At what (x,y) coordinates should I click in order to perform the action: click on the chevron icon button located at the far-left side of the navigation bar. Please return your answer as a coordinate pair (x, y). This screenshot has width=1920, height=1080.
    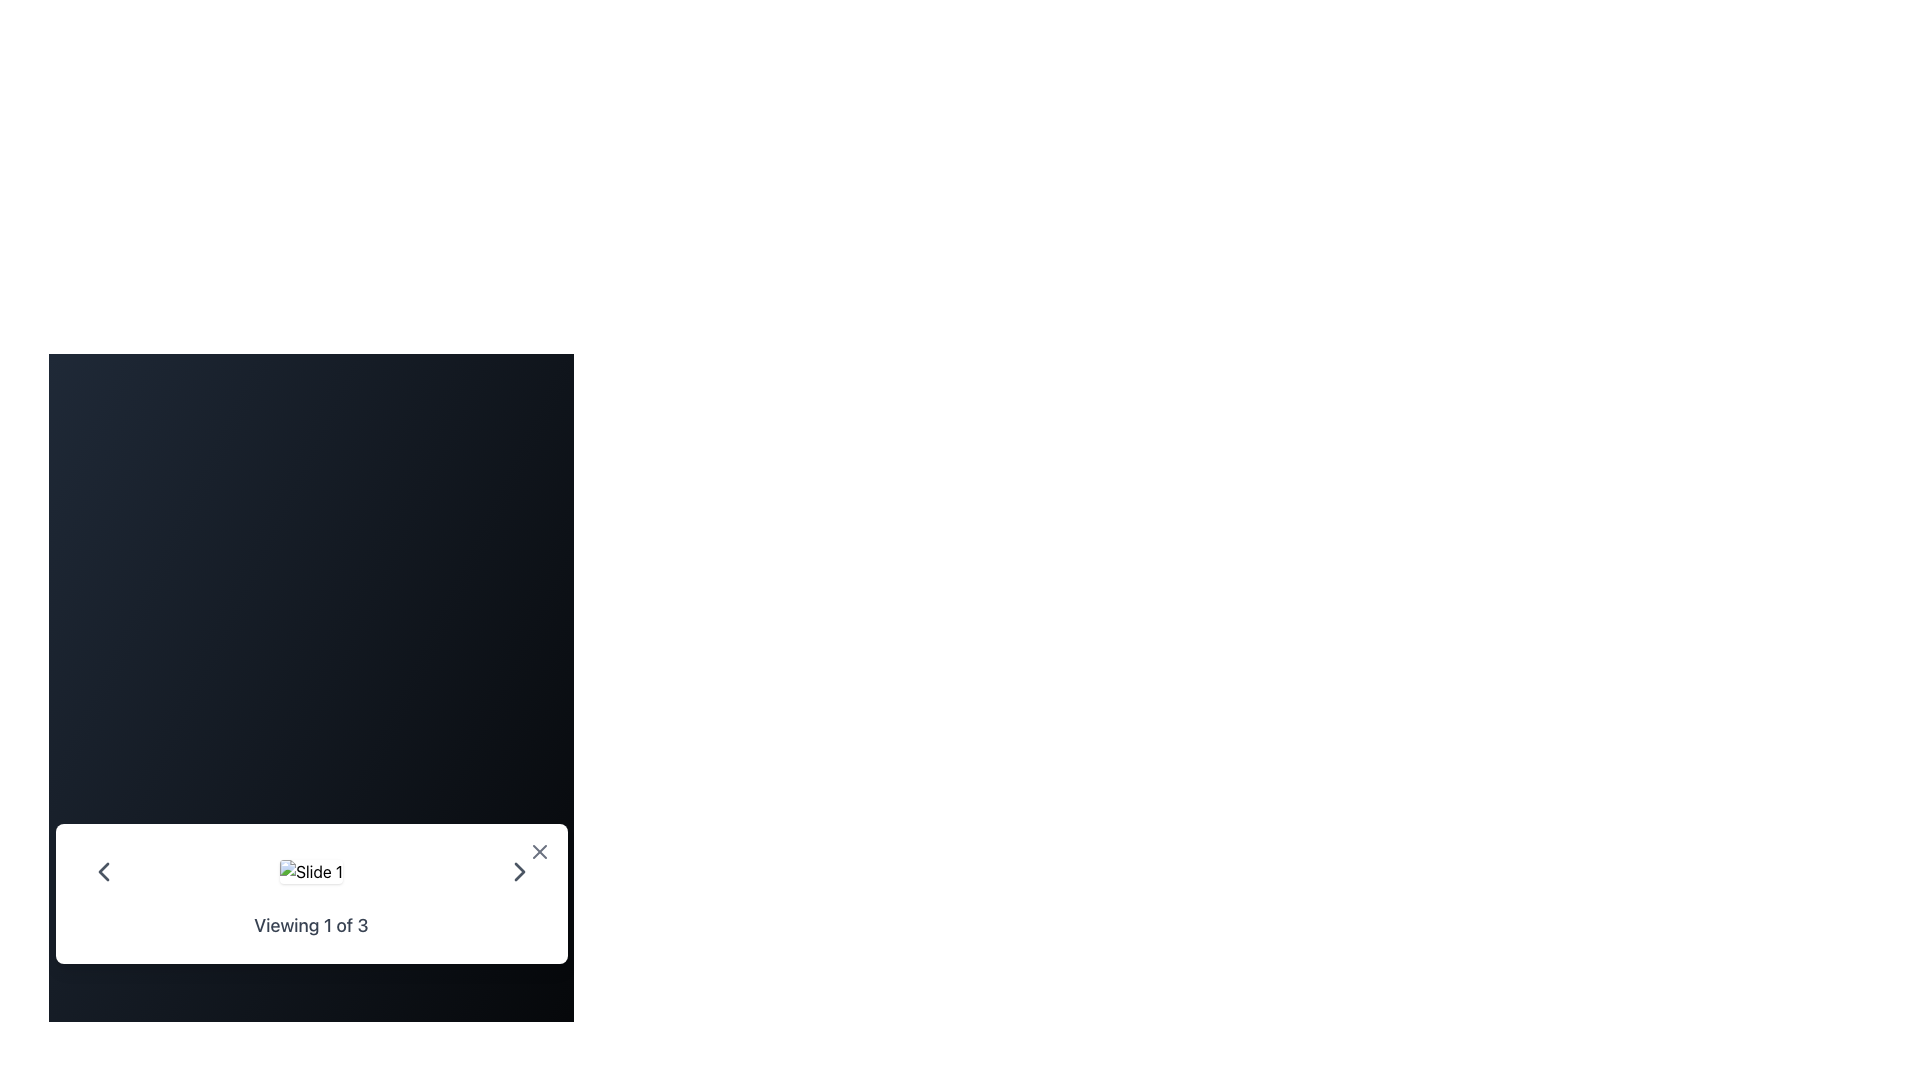
    Looking at the image, I should click on (102, 870).